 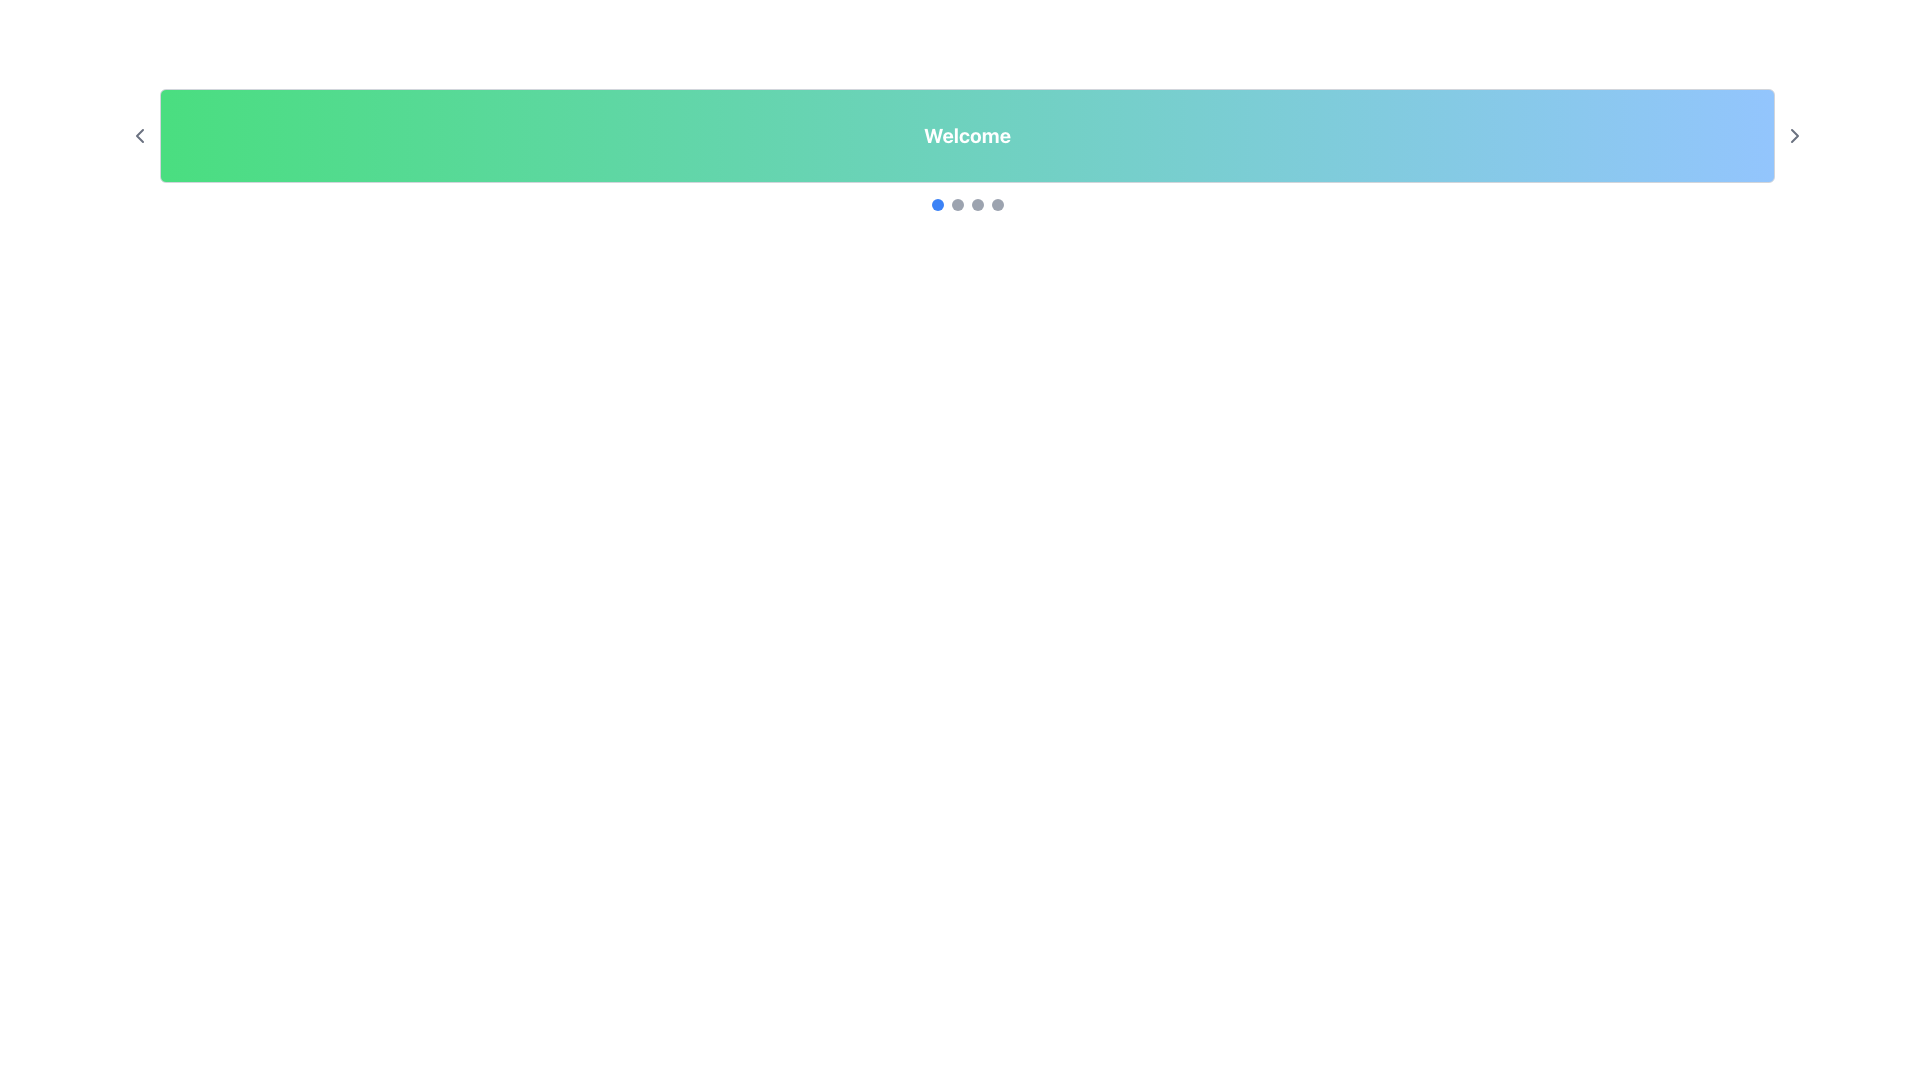 What do you see at coordinates (977, 204) in the screenshot?
I see `the third circular indicator with a gray background located below the 'Welcome' title` at bounding box center [977, 204].